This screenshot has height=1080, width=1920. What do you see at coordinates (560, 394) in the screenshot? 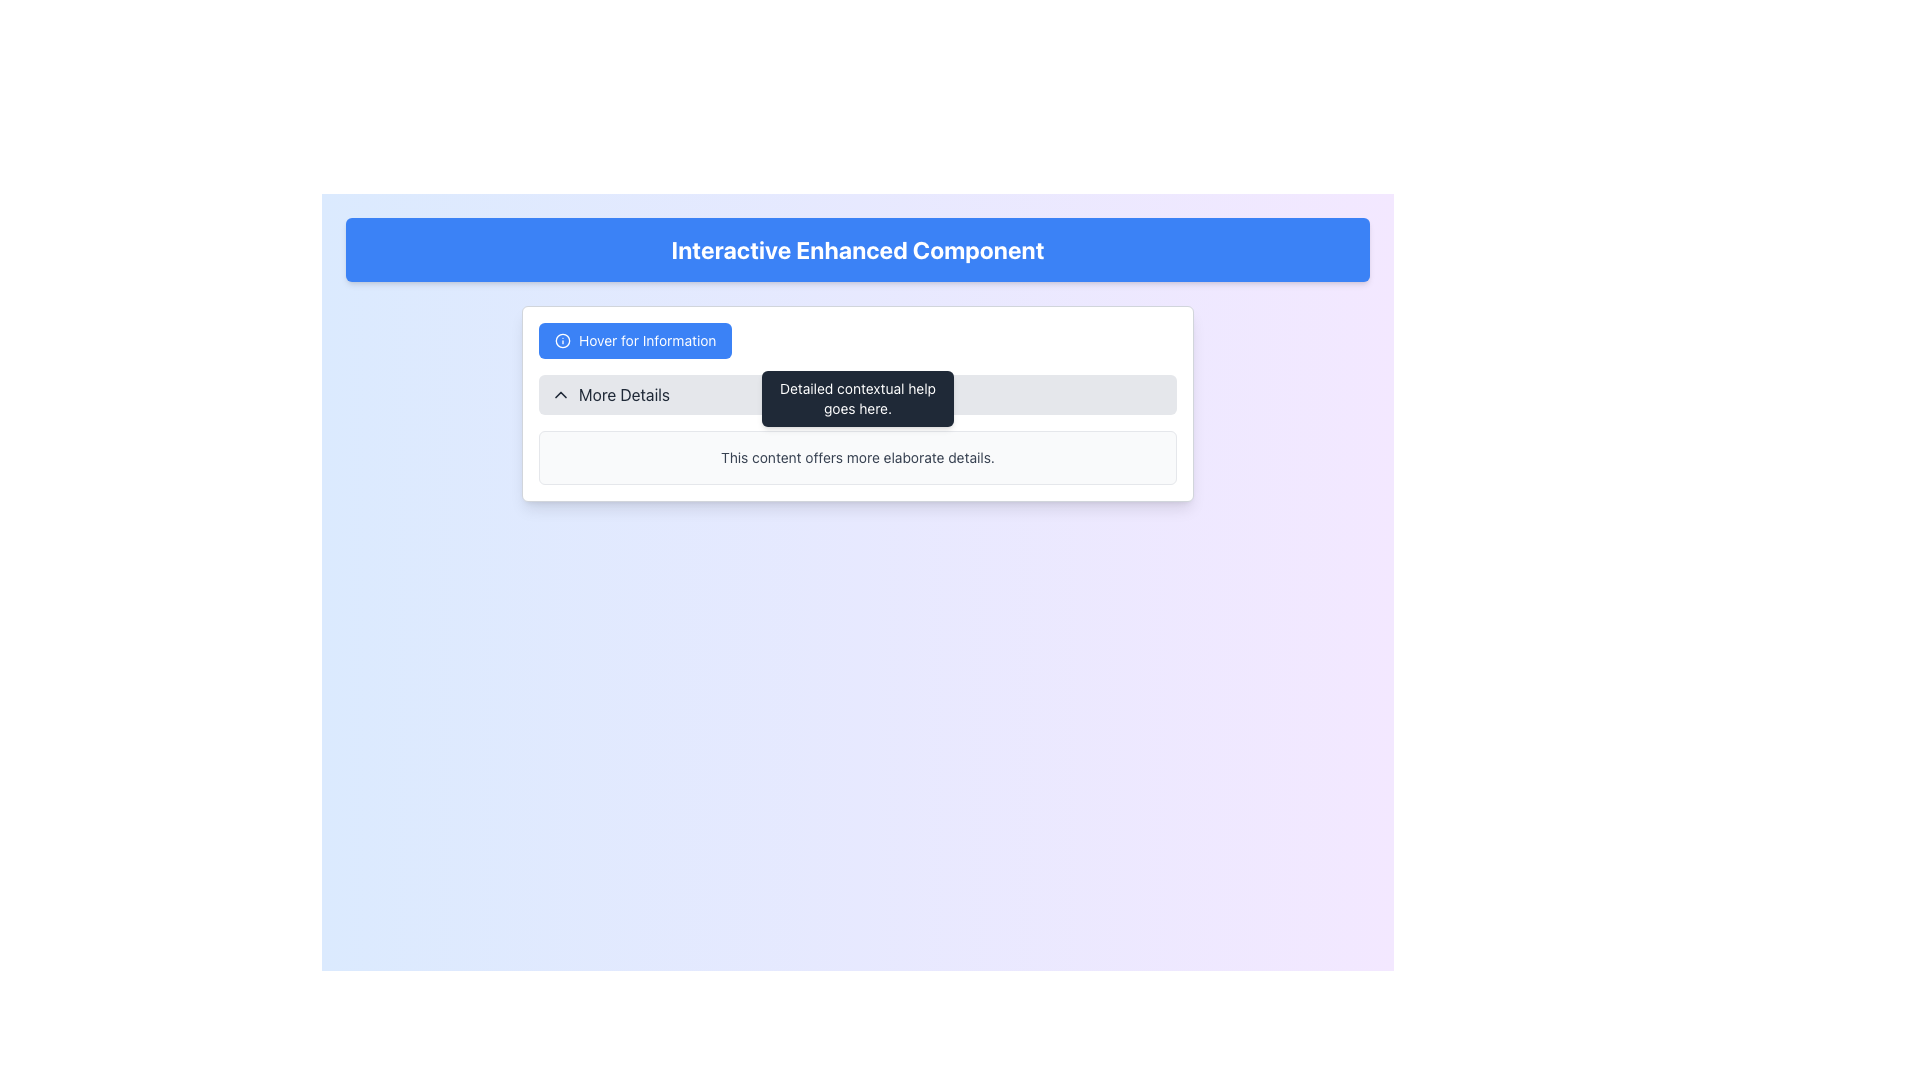
I see `the visual changes of the chevron icon located to the left of the 'More Details' text label within the button structure` at bounding box center [560, 394].